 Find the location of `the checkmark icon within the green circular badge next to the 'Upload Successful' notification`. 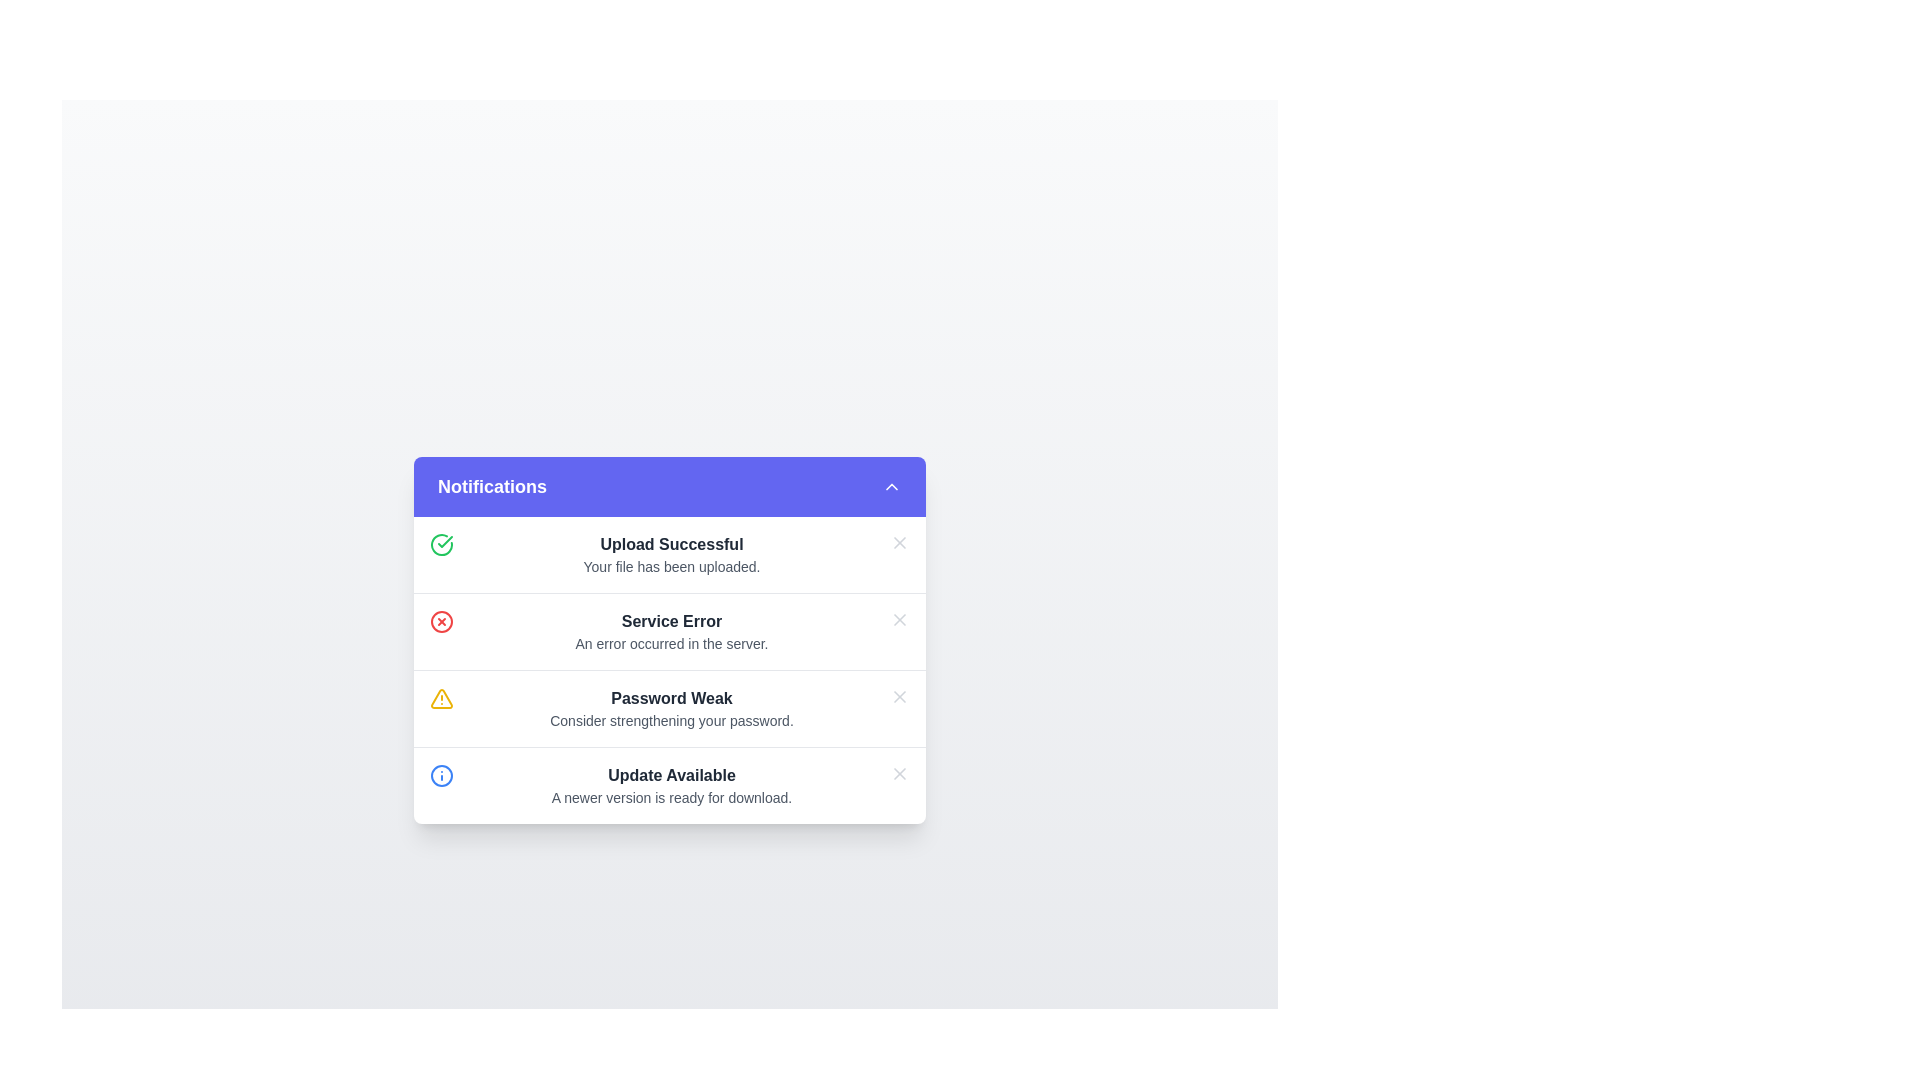

the checkmark icon within the green circular badge next to the 'Upload Successful' notification is located at coordinates (444, 541).